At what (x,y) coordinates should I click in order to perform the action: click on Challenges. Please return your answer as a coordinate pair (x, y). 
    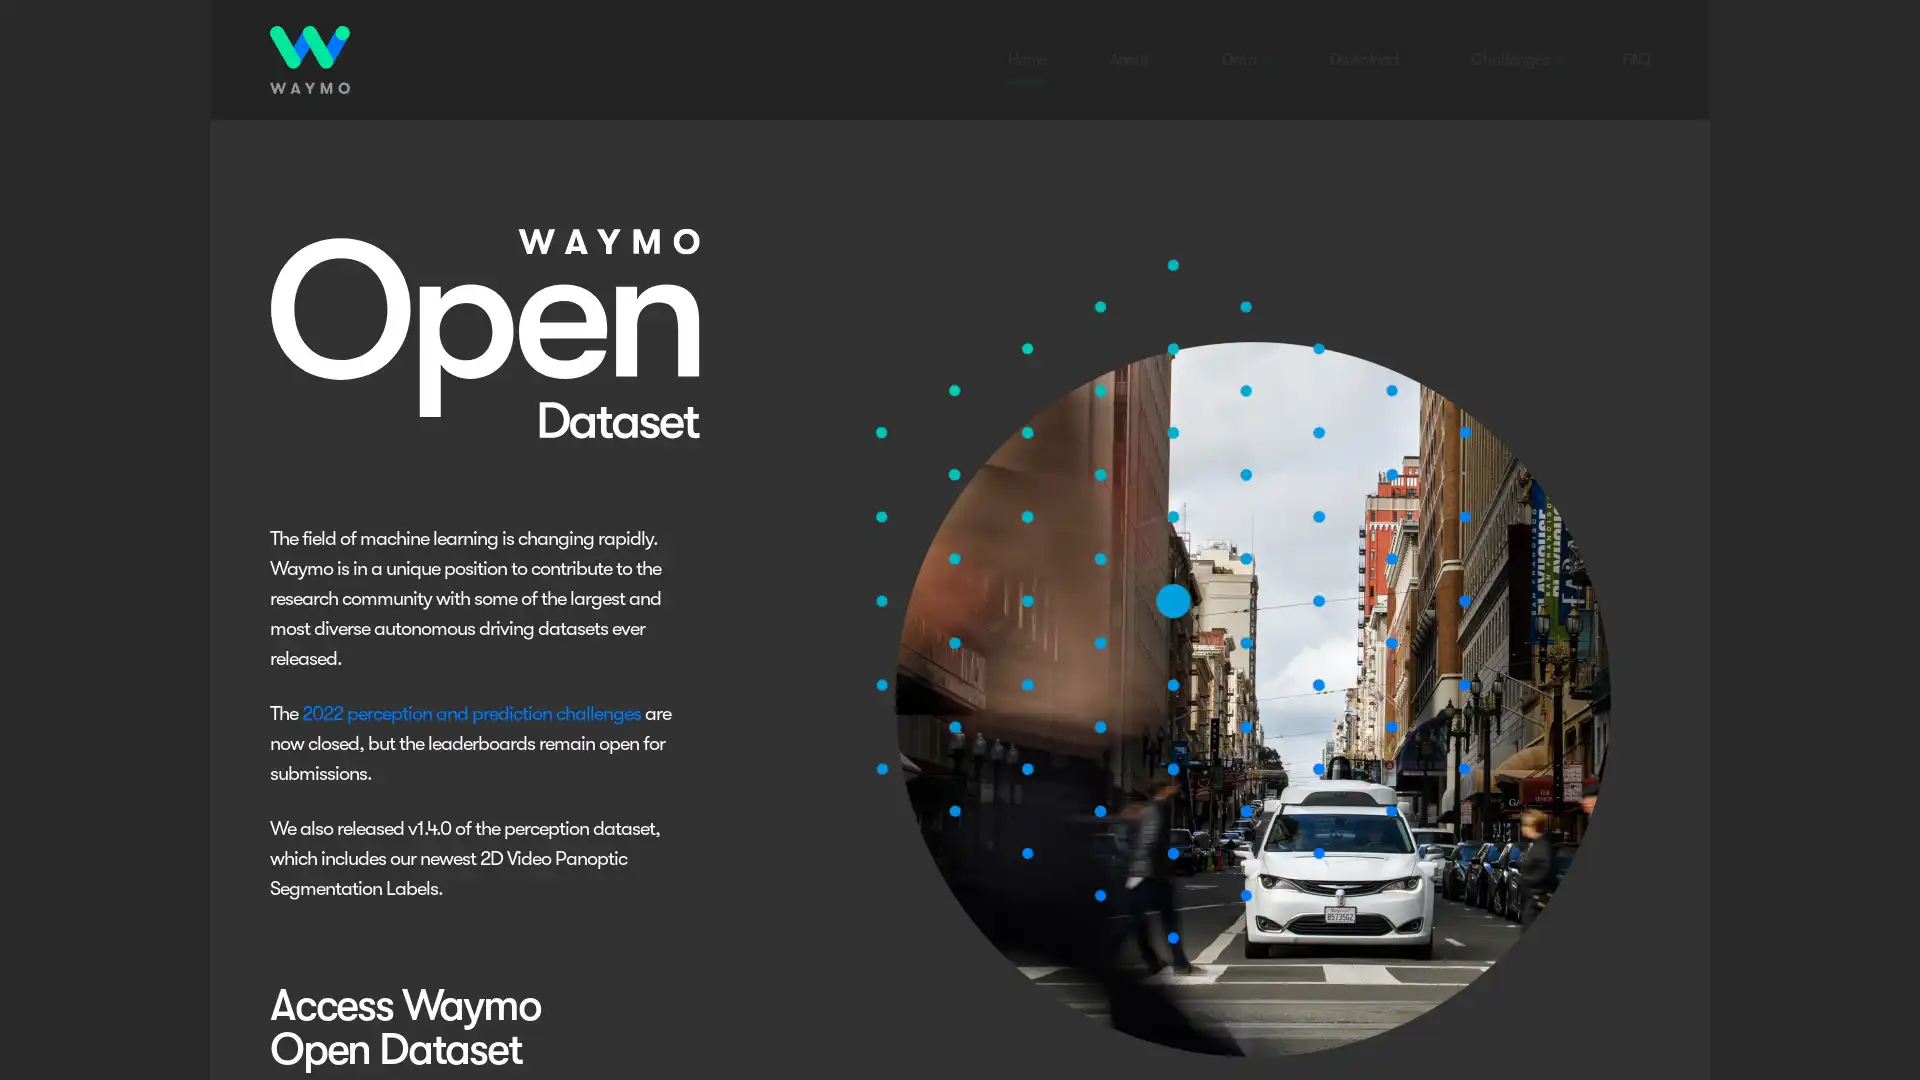
    Looking at the image, I should click on (1509, 59).